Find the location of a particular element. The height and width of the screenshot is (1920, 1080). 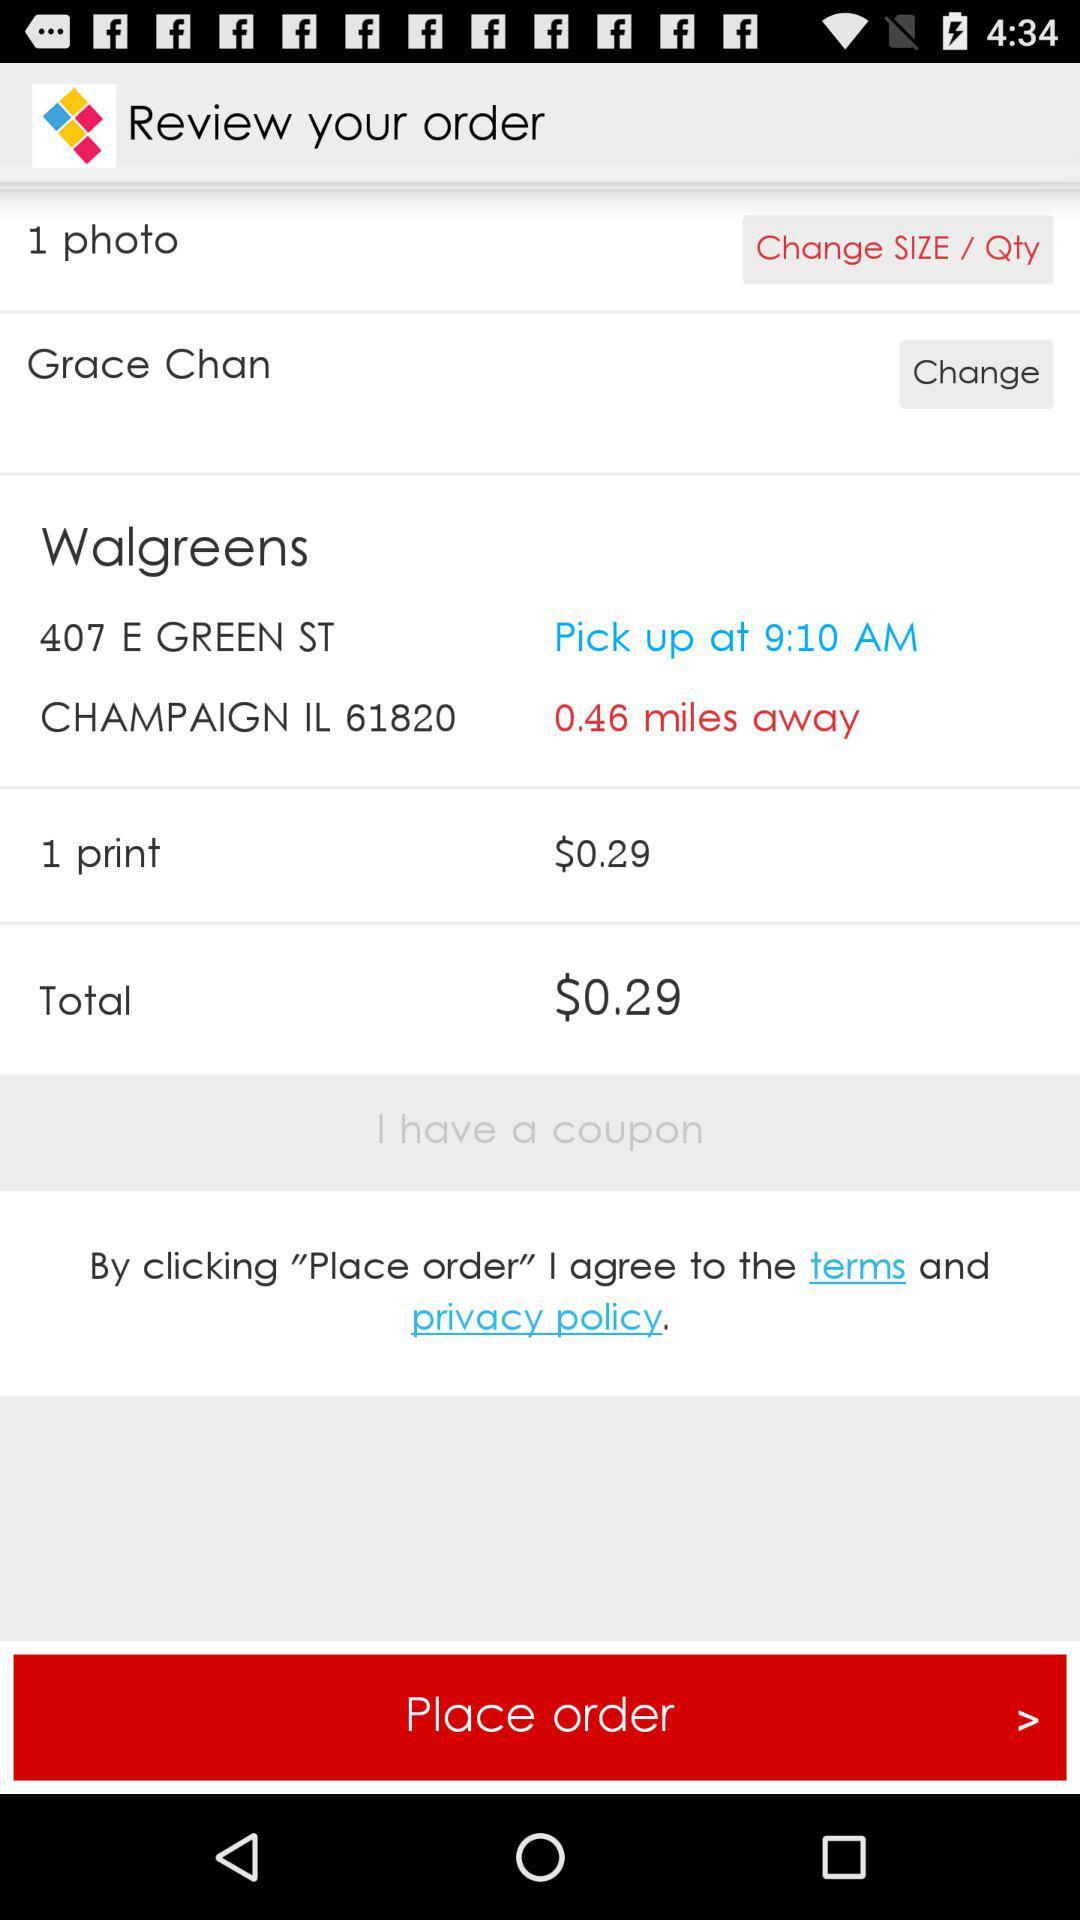

the by clicking place item is located at coordinates (540, 1293).